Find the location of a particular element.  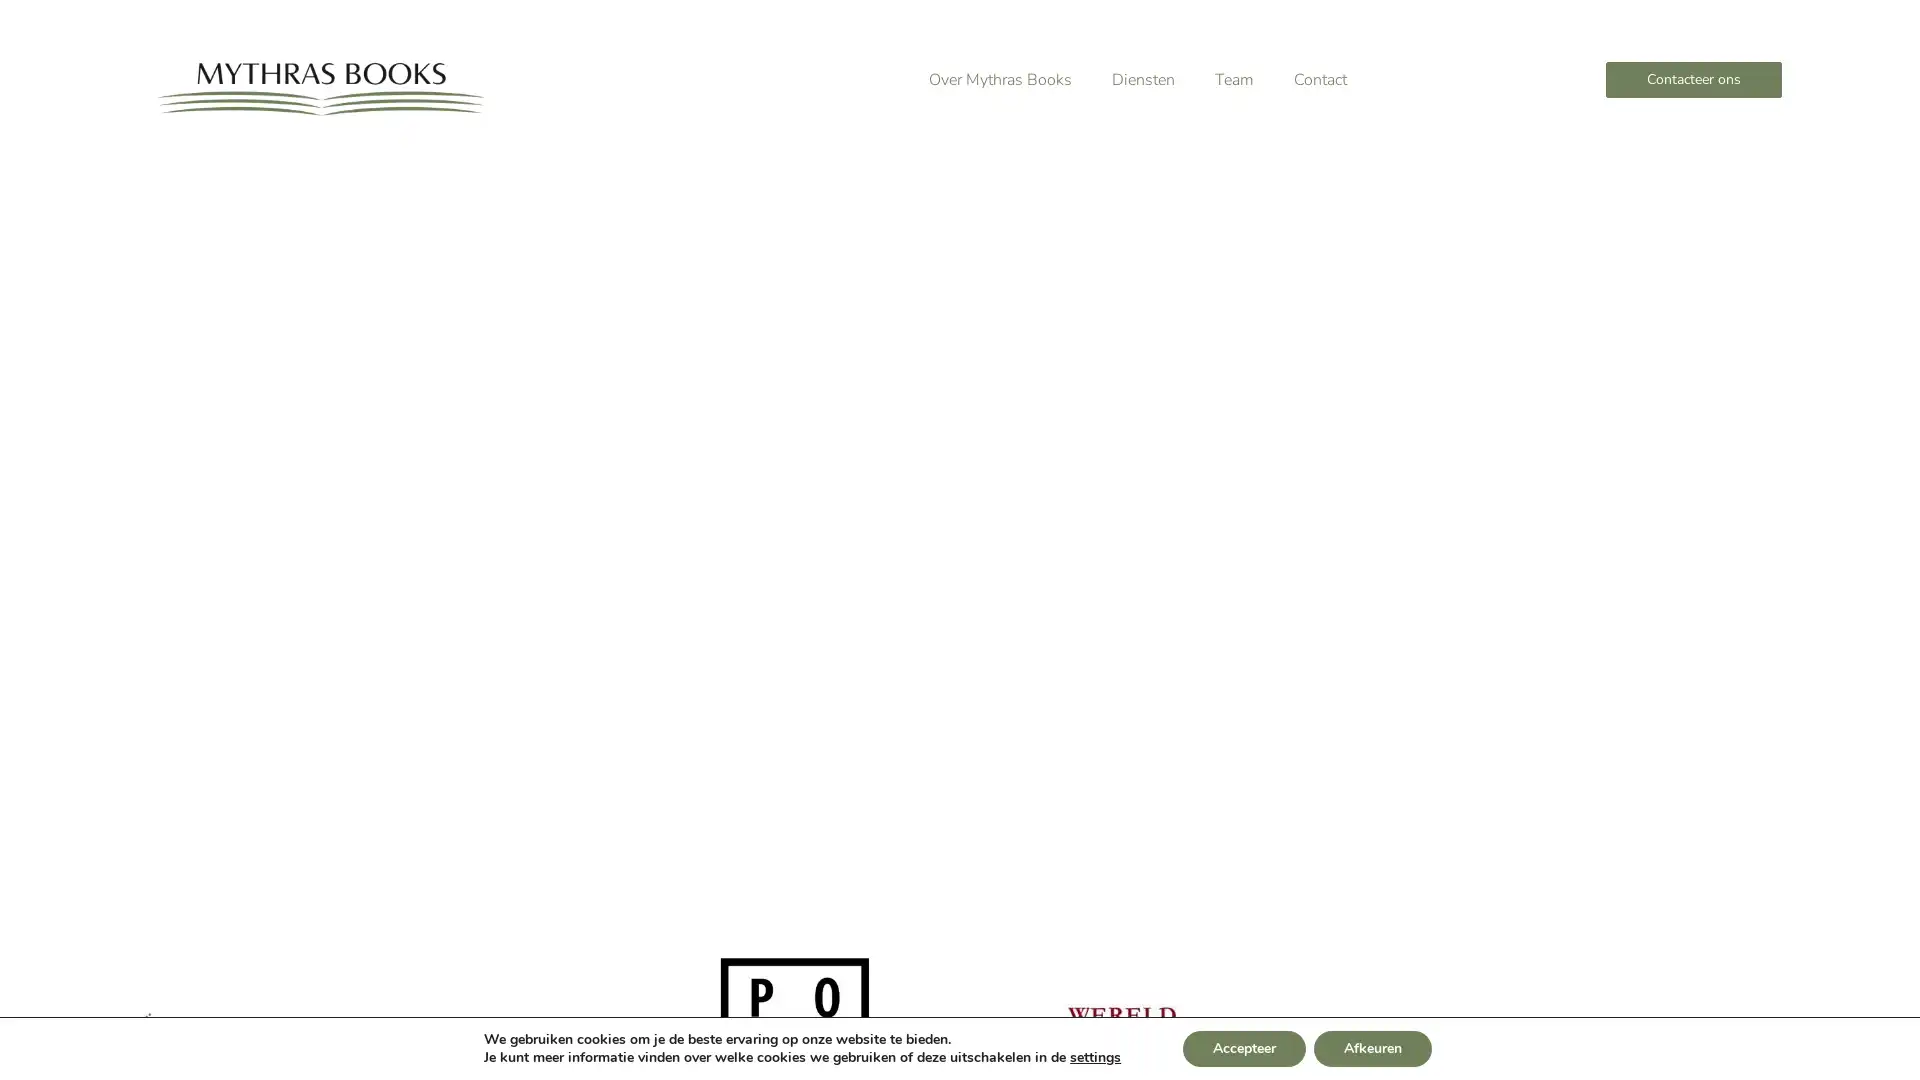

Accepteer is located at coordinates (1242, 1048).